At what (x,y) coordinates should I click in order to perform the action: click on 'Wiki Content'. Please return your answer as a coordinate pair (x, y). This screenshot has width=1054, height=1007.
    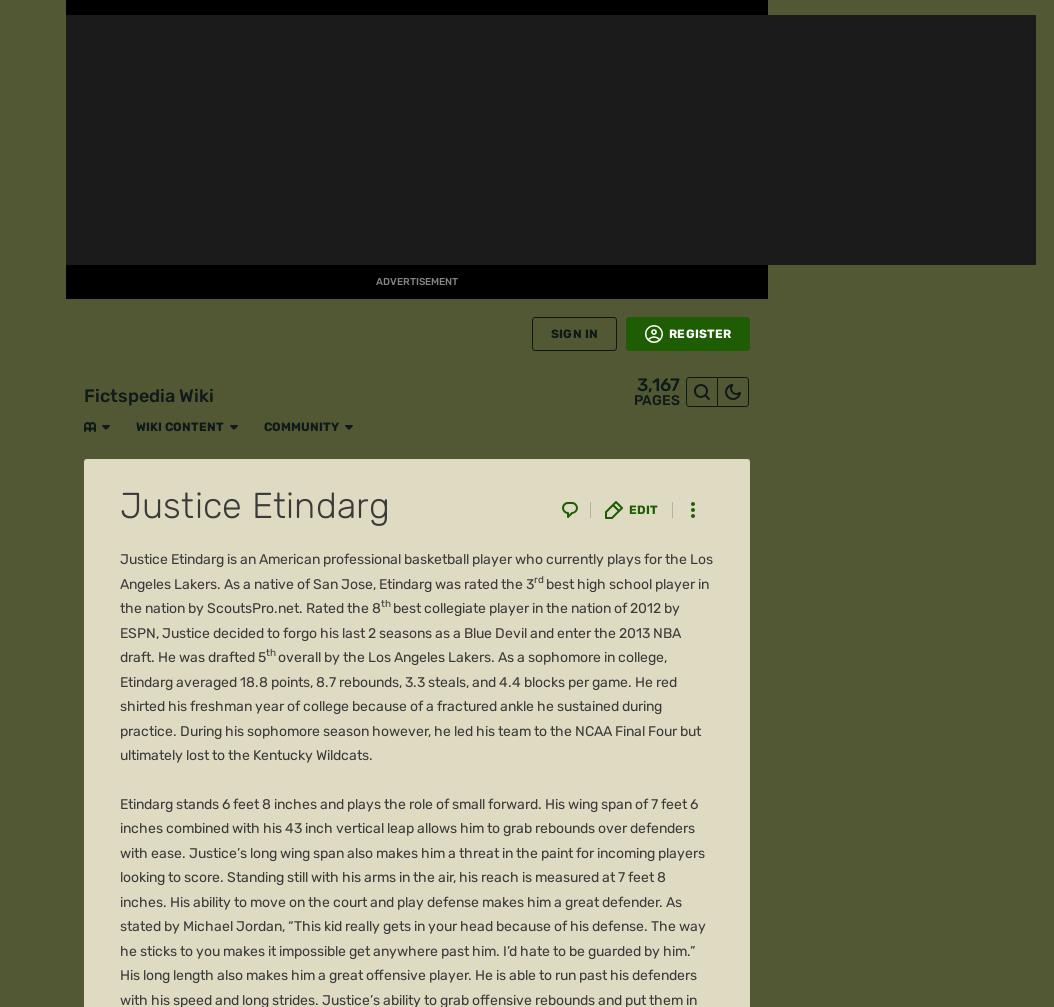
    Looking at the image, I should click on (163, 21).